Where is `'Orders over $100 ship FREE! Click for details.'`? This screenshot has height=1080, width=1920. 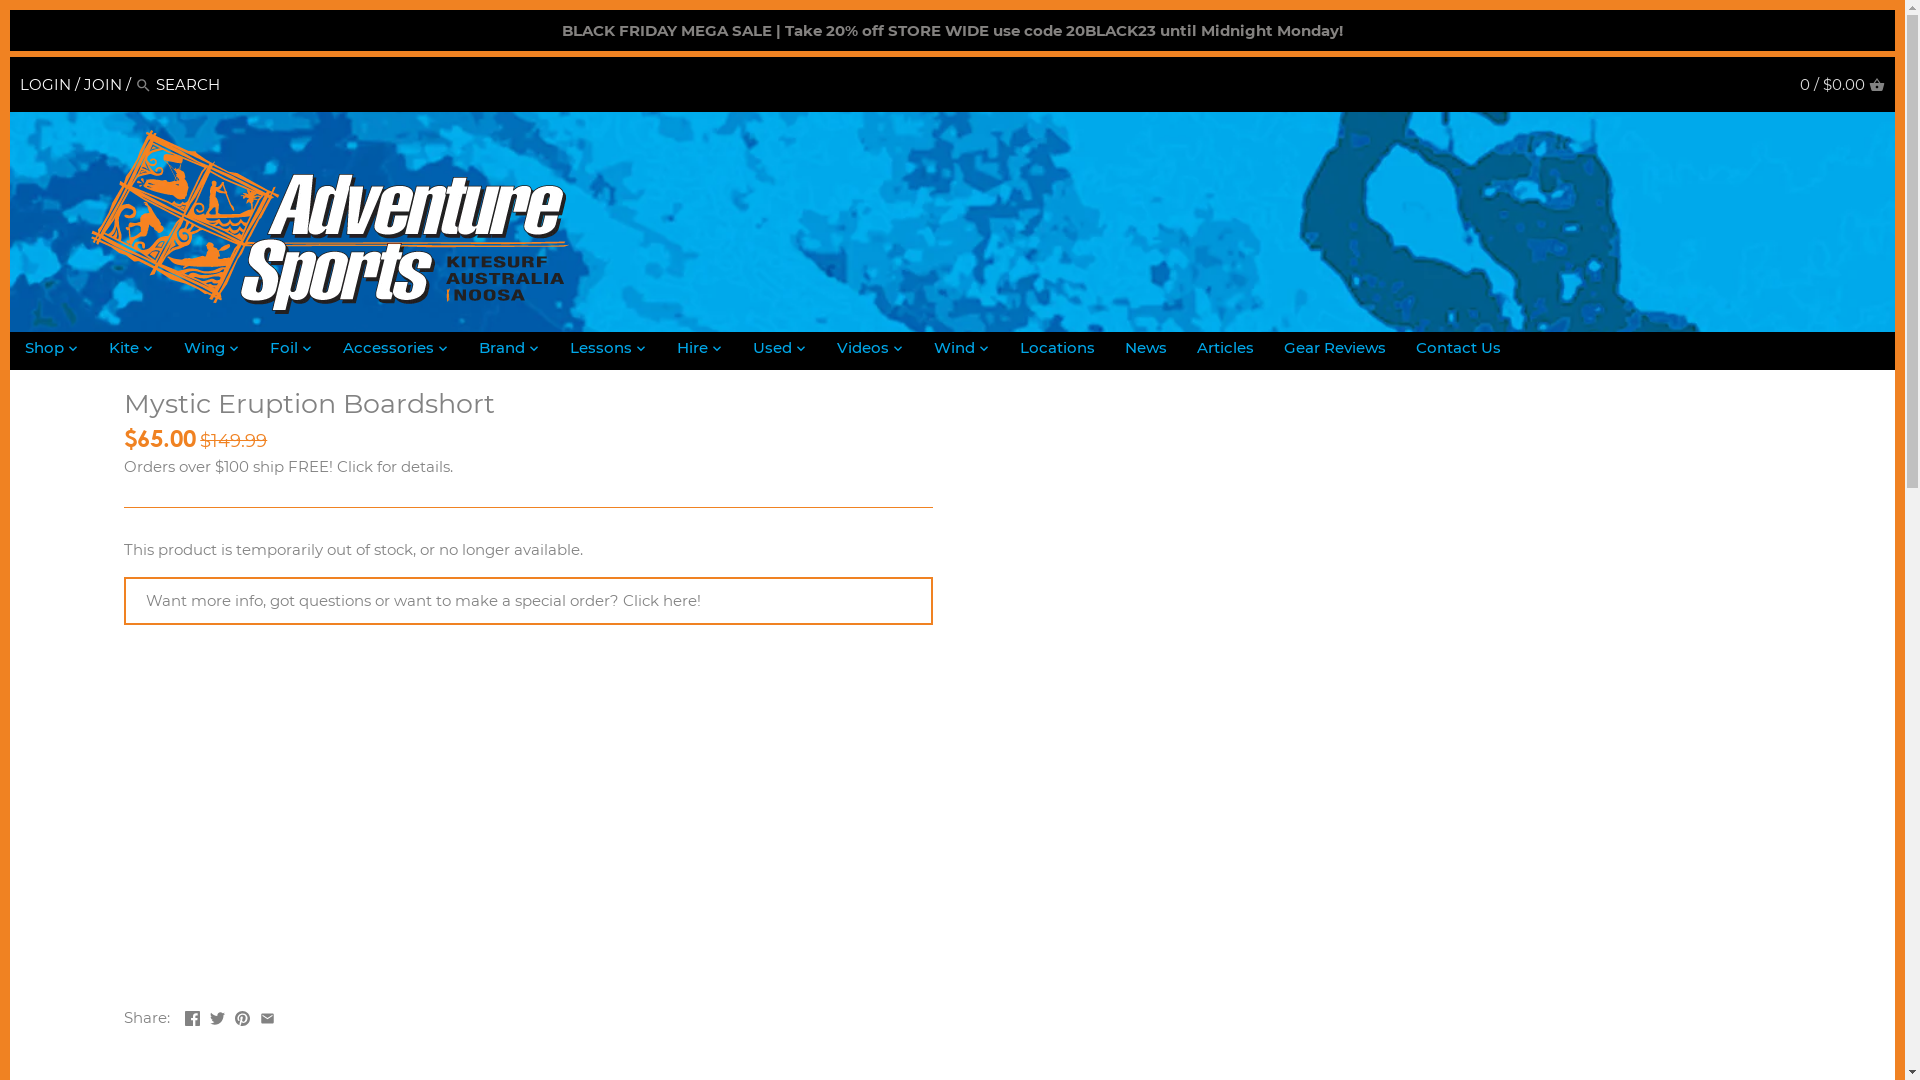
'Orders over $100 ship FREE! Click for details.' is located at coordinates (287, 466).